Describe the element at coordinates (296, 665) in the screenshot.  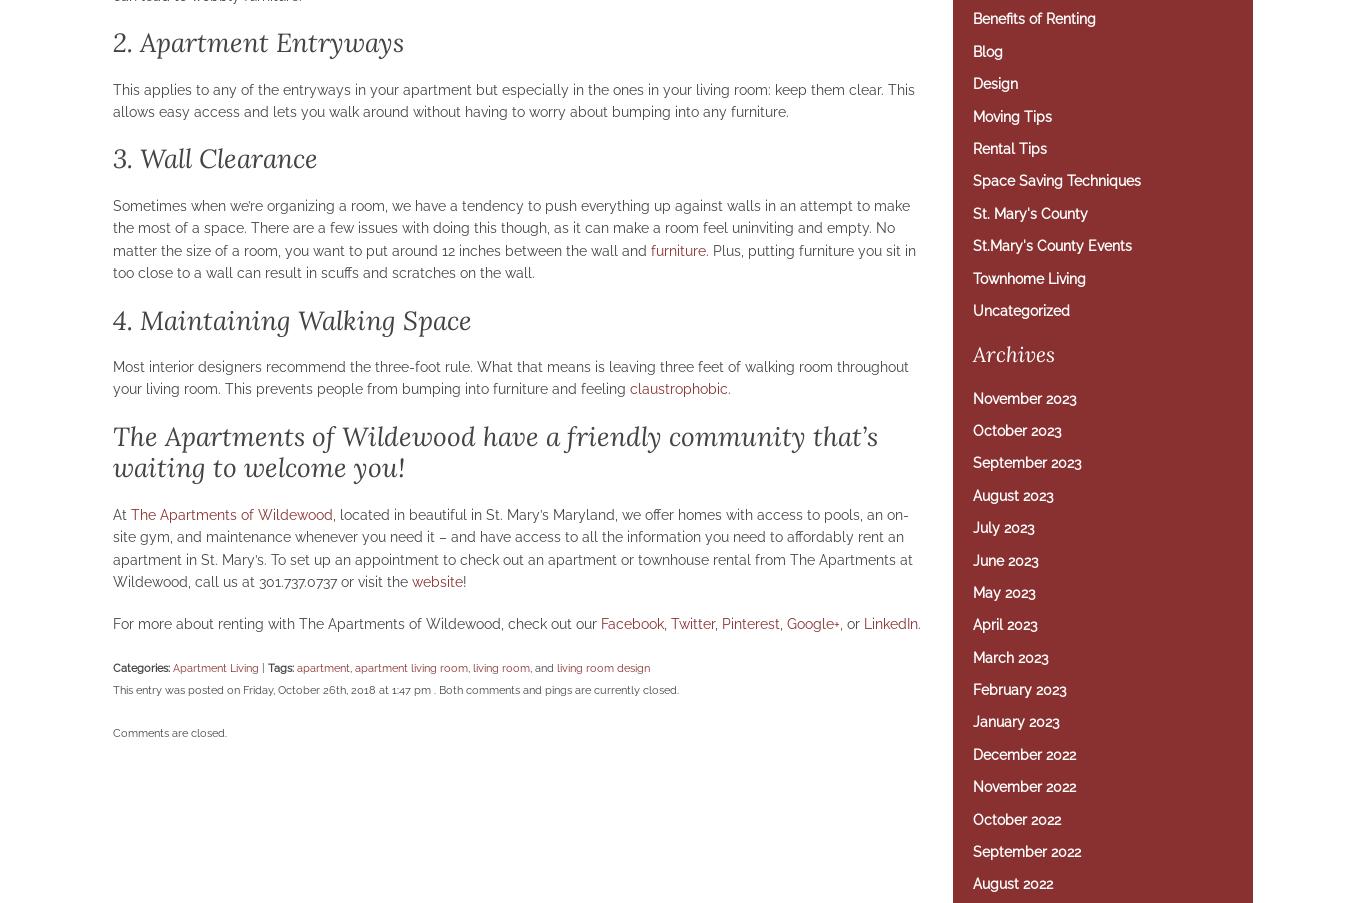
I see `'apartment'` at that location.